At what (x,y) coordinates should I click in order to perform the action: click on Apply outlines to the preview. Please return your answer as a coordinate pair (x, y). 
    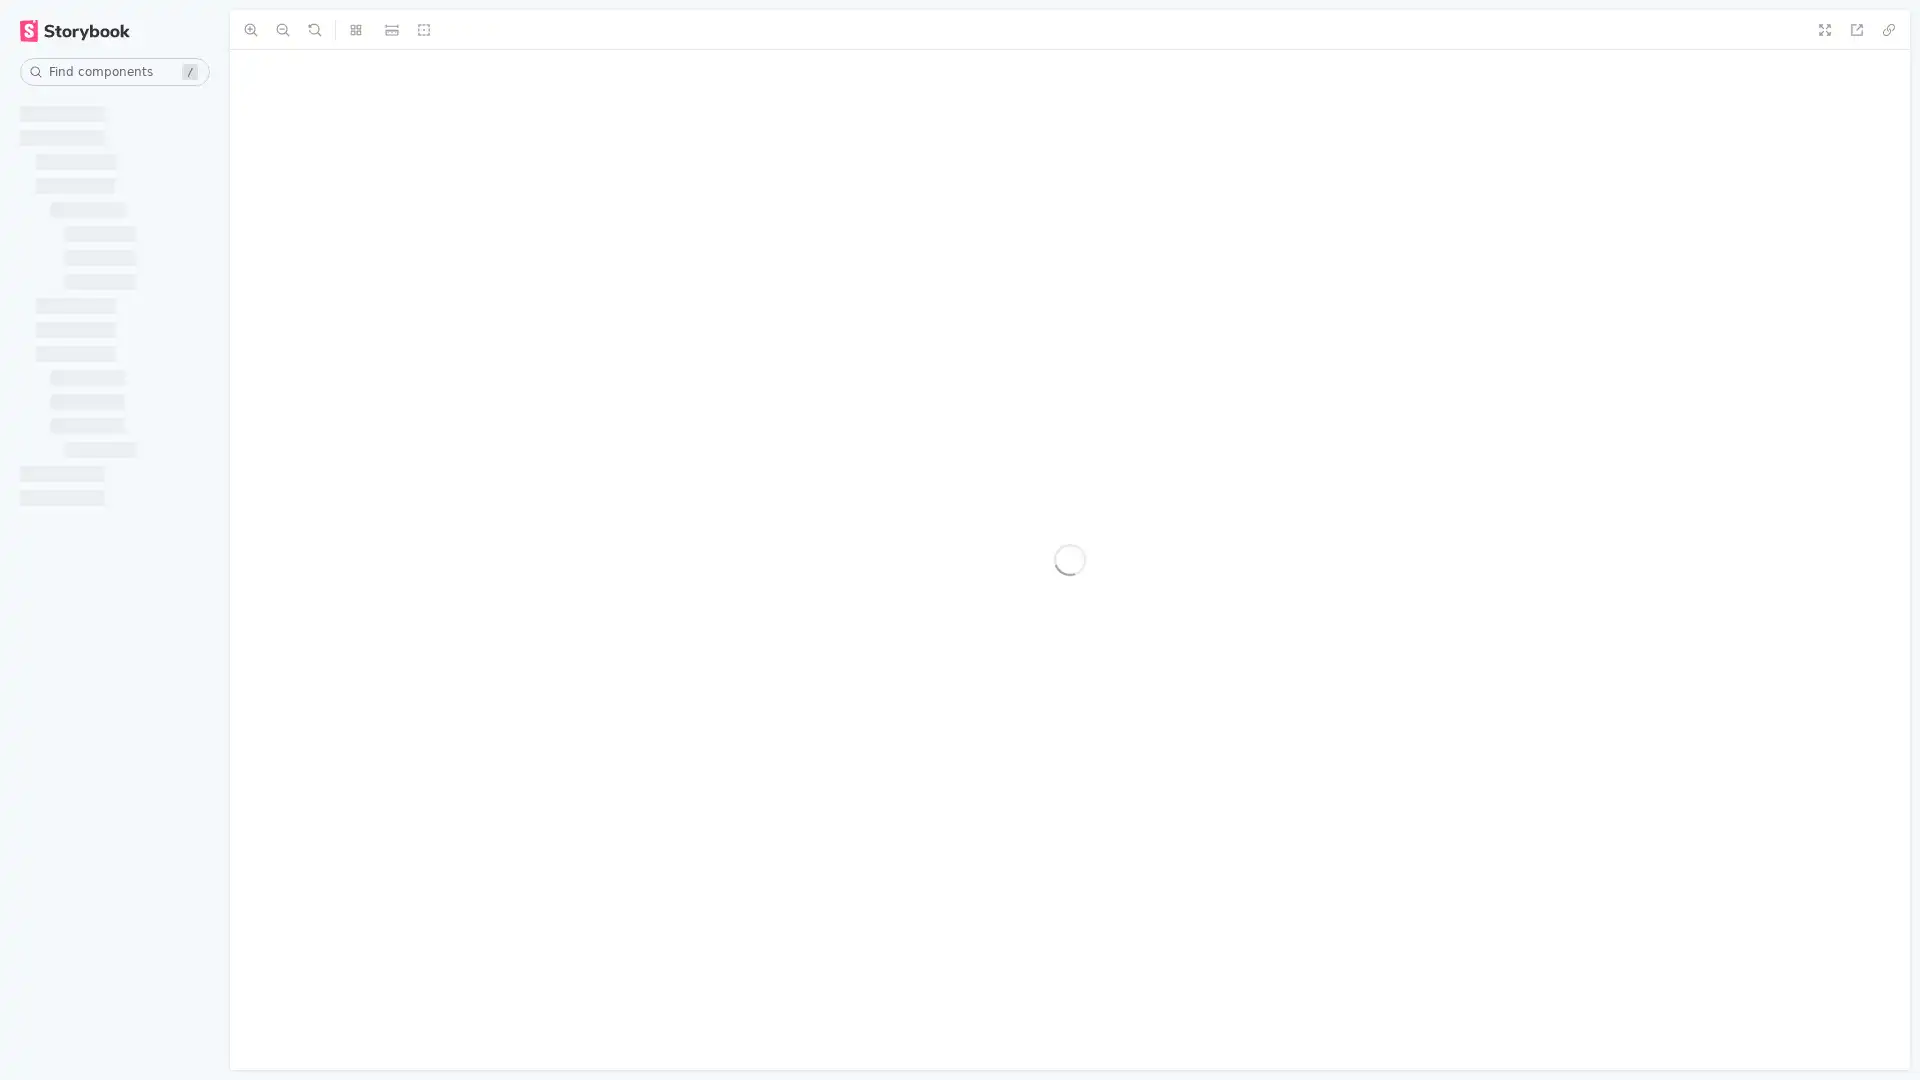
    Looking at the image, I should click on (824, 30).